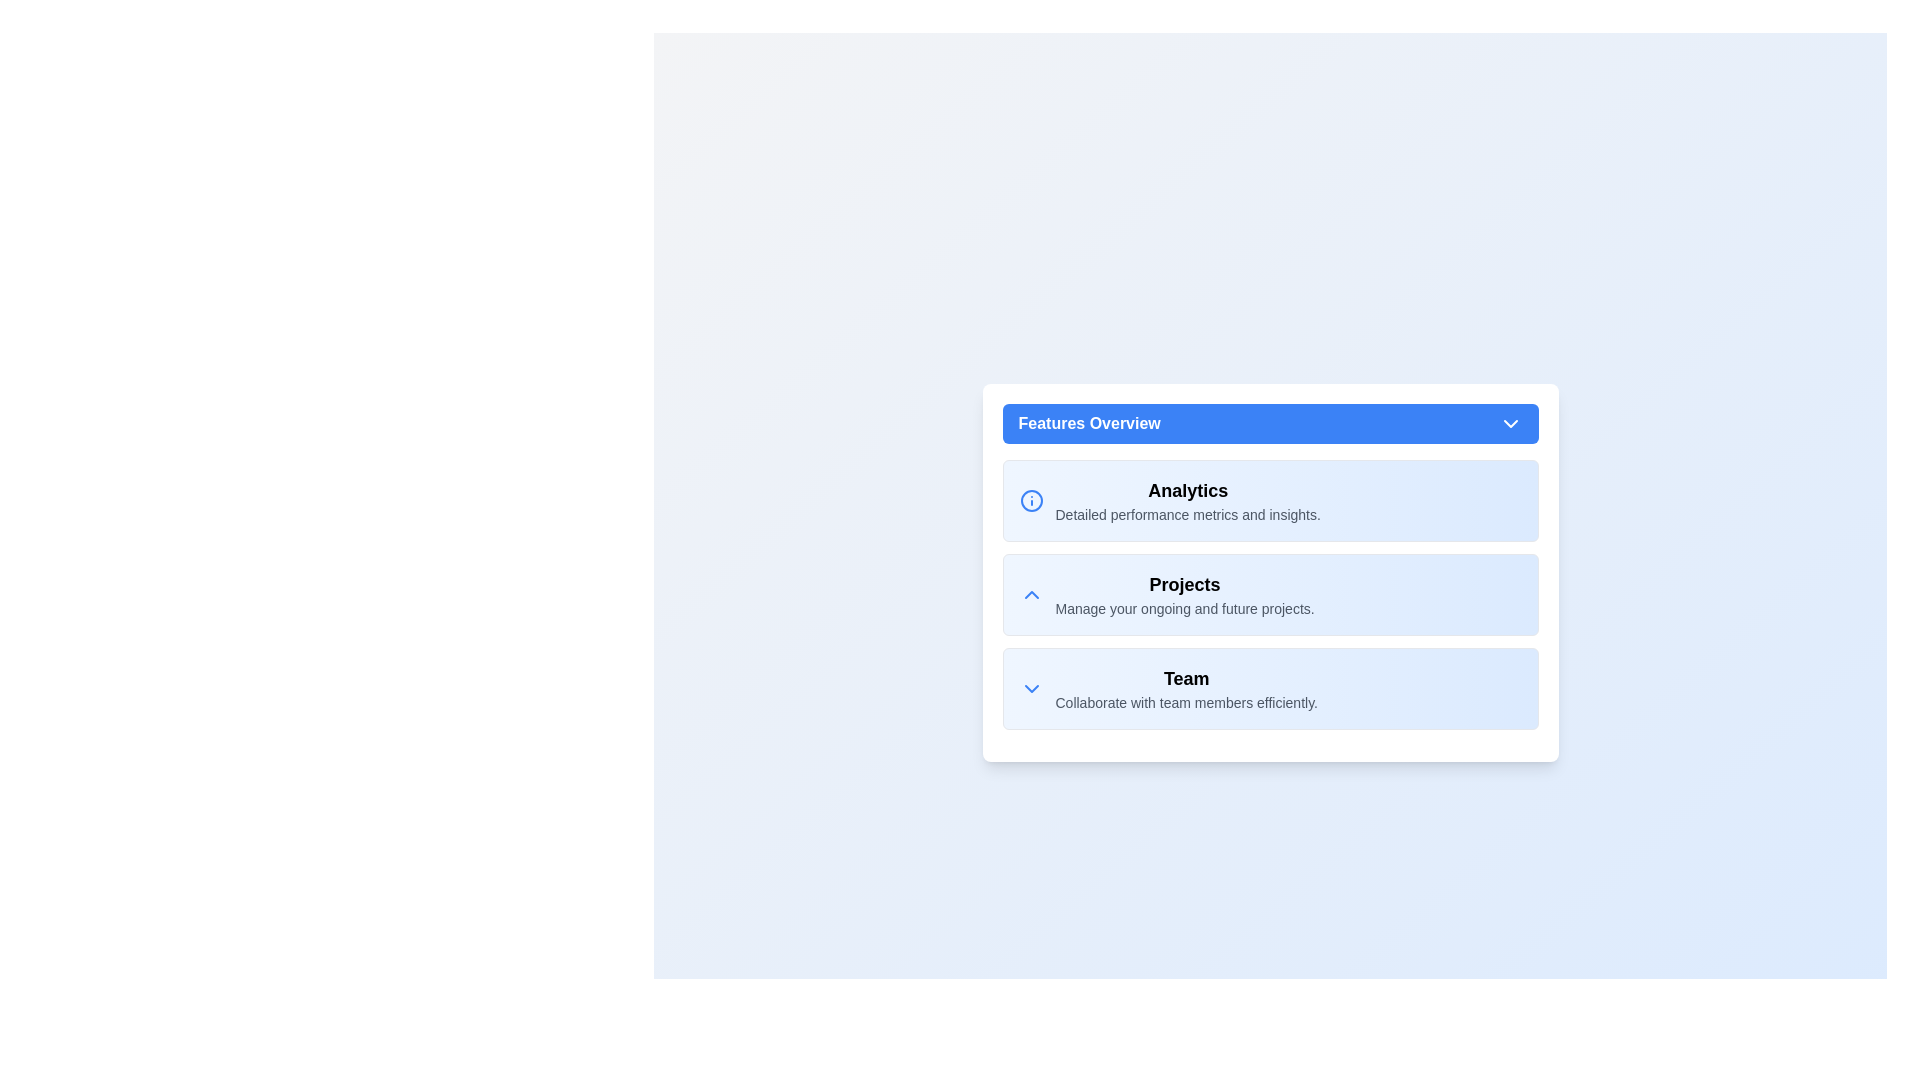  Describe the element at coordinates (1188, 500) in the screenshot. I see `the 'Analytics' text label` at that location.